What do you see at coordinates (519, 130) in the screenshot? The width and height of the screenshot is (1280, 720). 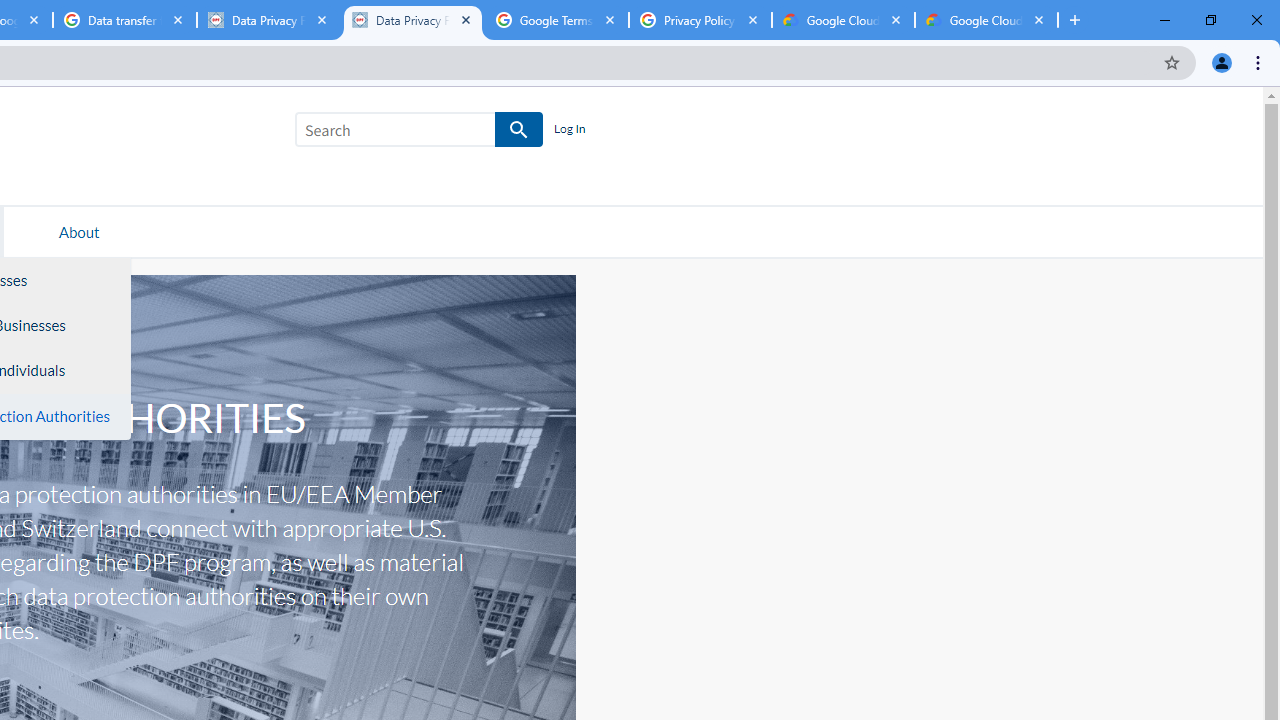 I see `'SEARCH'` at bounding box center [519, 130].